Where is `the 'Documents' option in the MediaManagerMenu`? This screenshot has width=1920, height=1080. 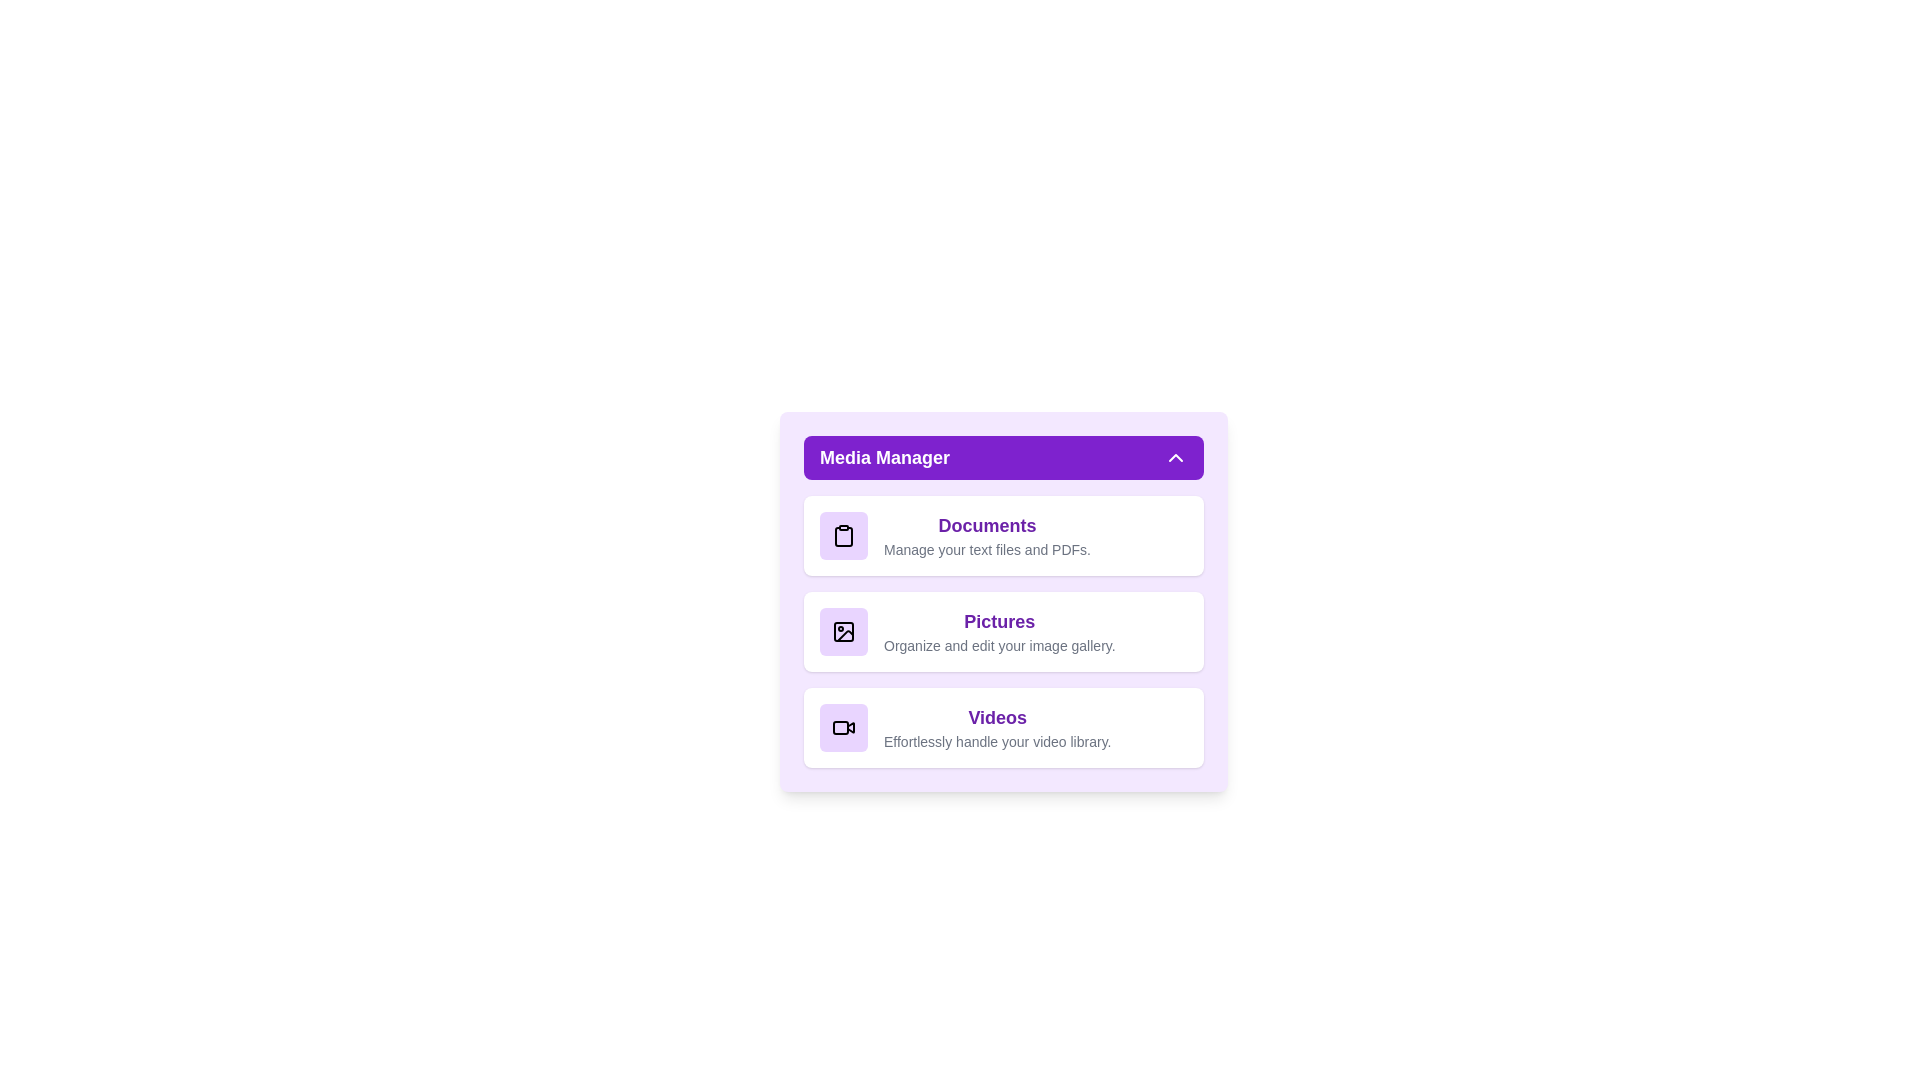 the 'Documents' option in the MediaManagerMenu is located at coordinates (1003, 535).